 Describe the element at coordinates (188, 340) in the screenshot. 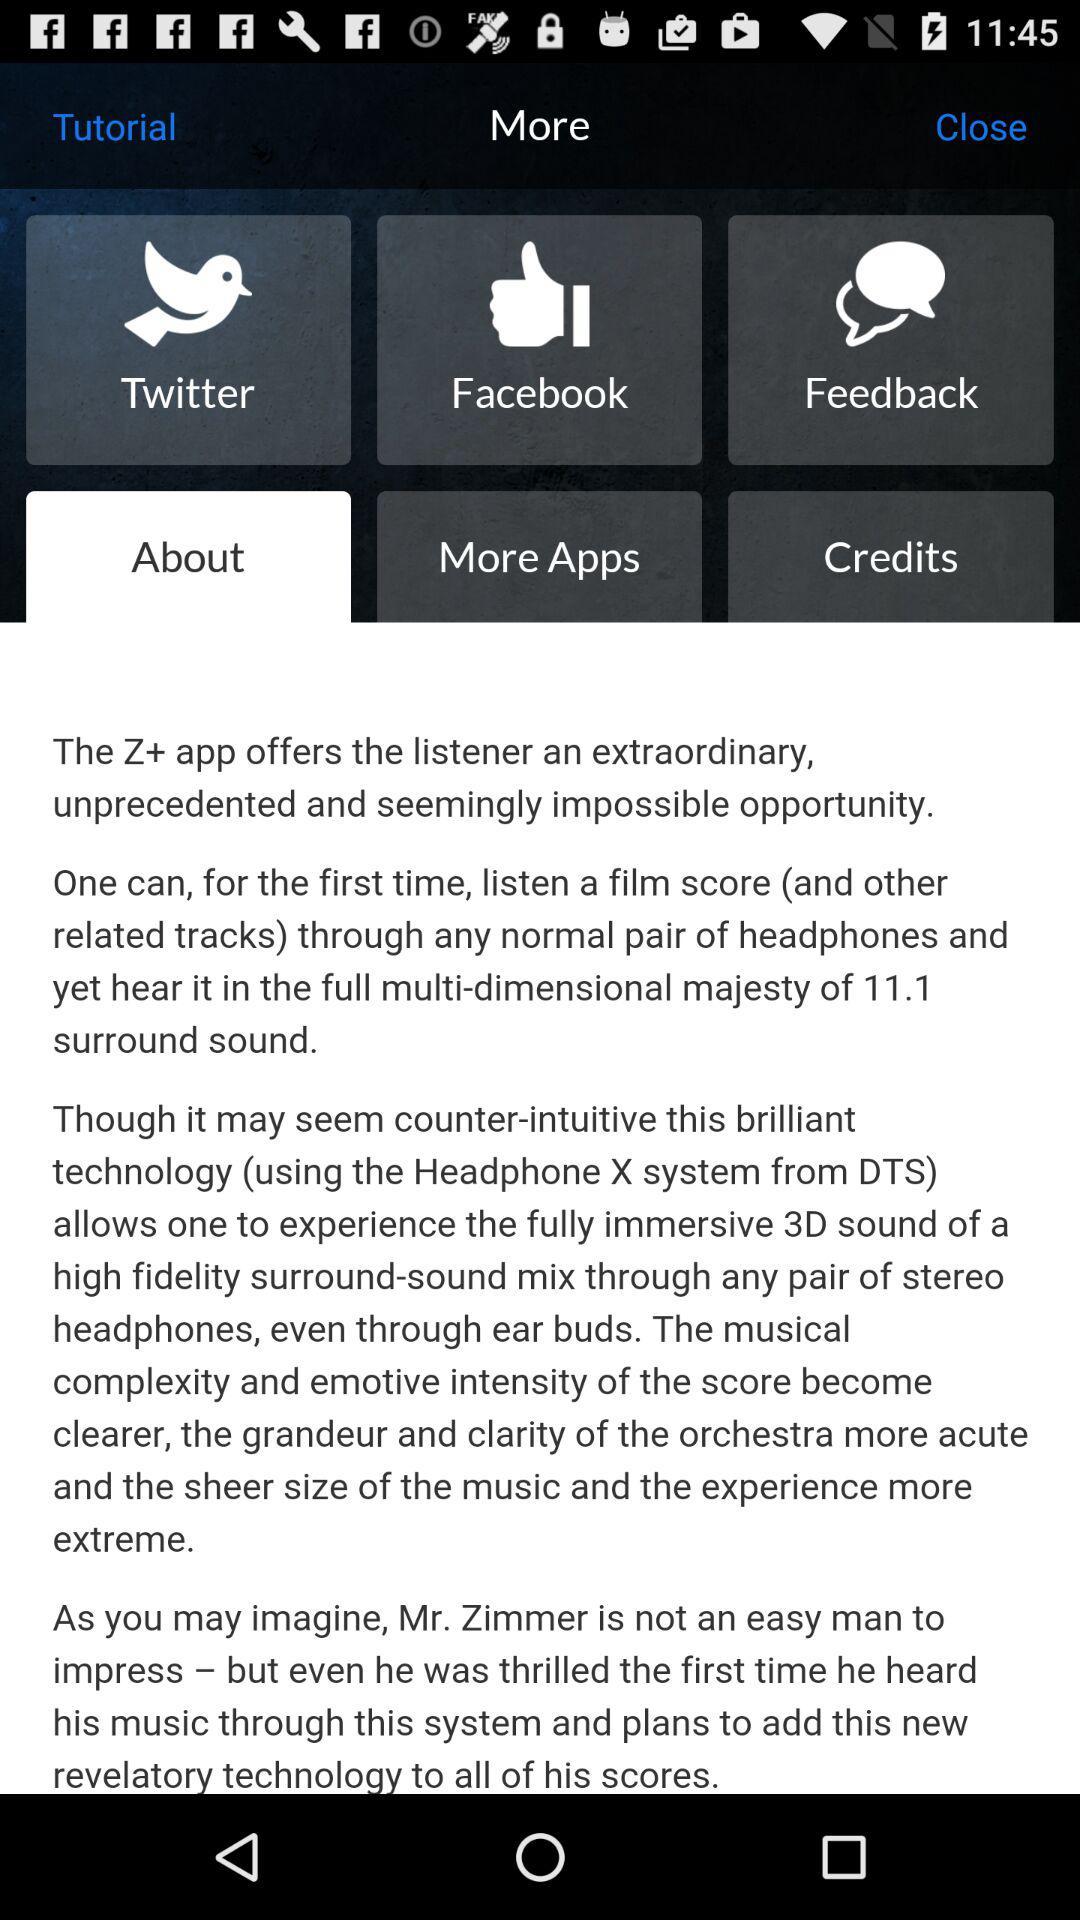

I see `twitter` at that location.